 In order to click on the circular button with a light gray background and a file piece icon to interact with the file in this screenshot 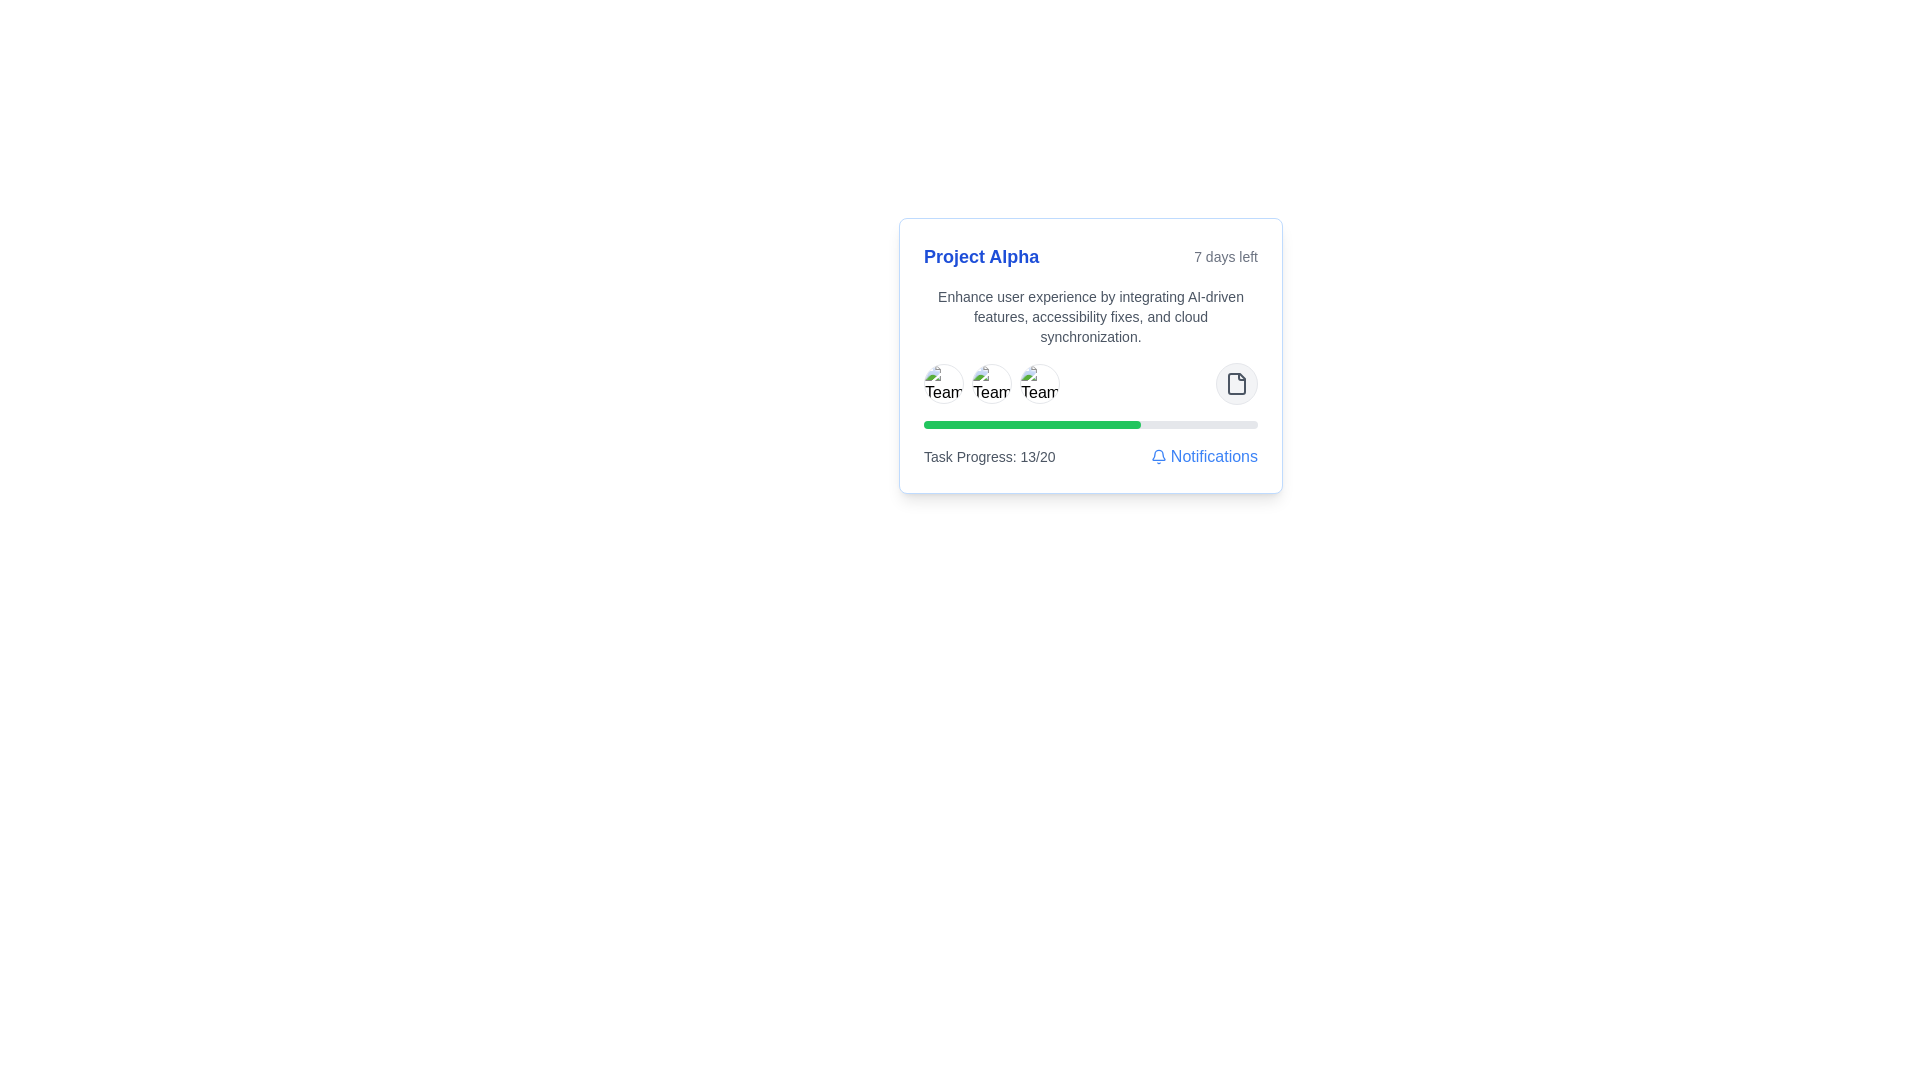, I will do `click(1236, 384)`.